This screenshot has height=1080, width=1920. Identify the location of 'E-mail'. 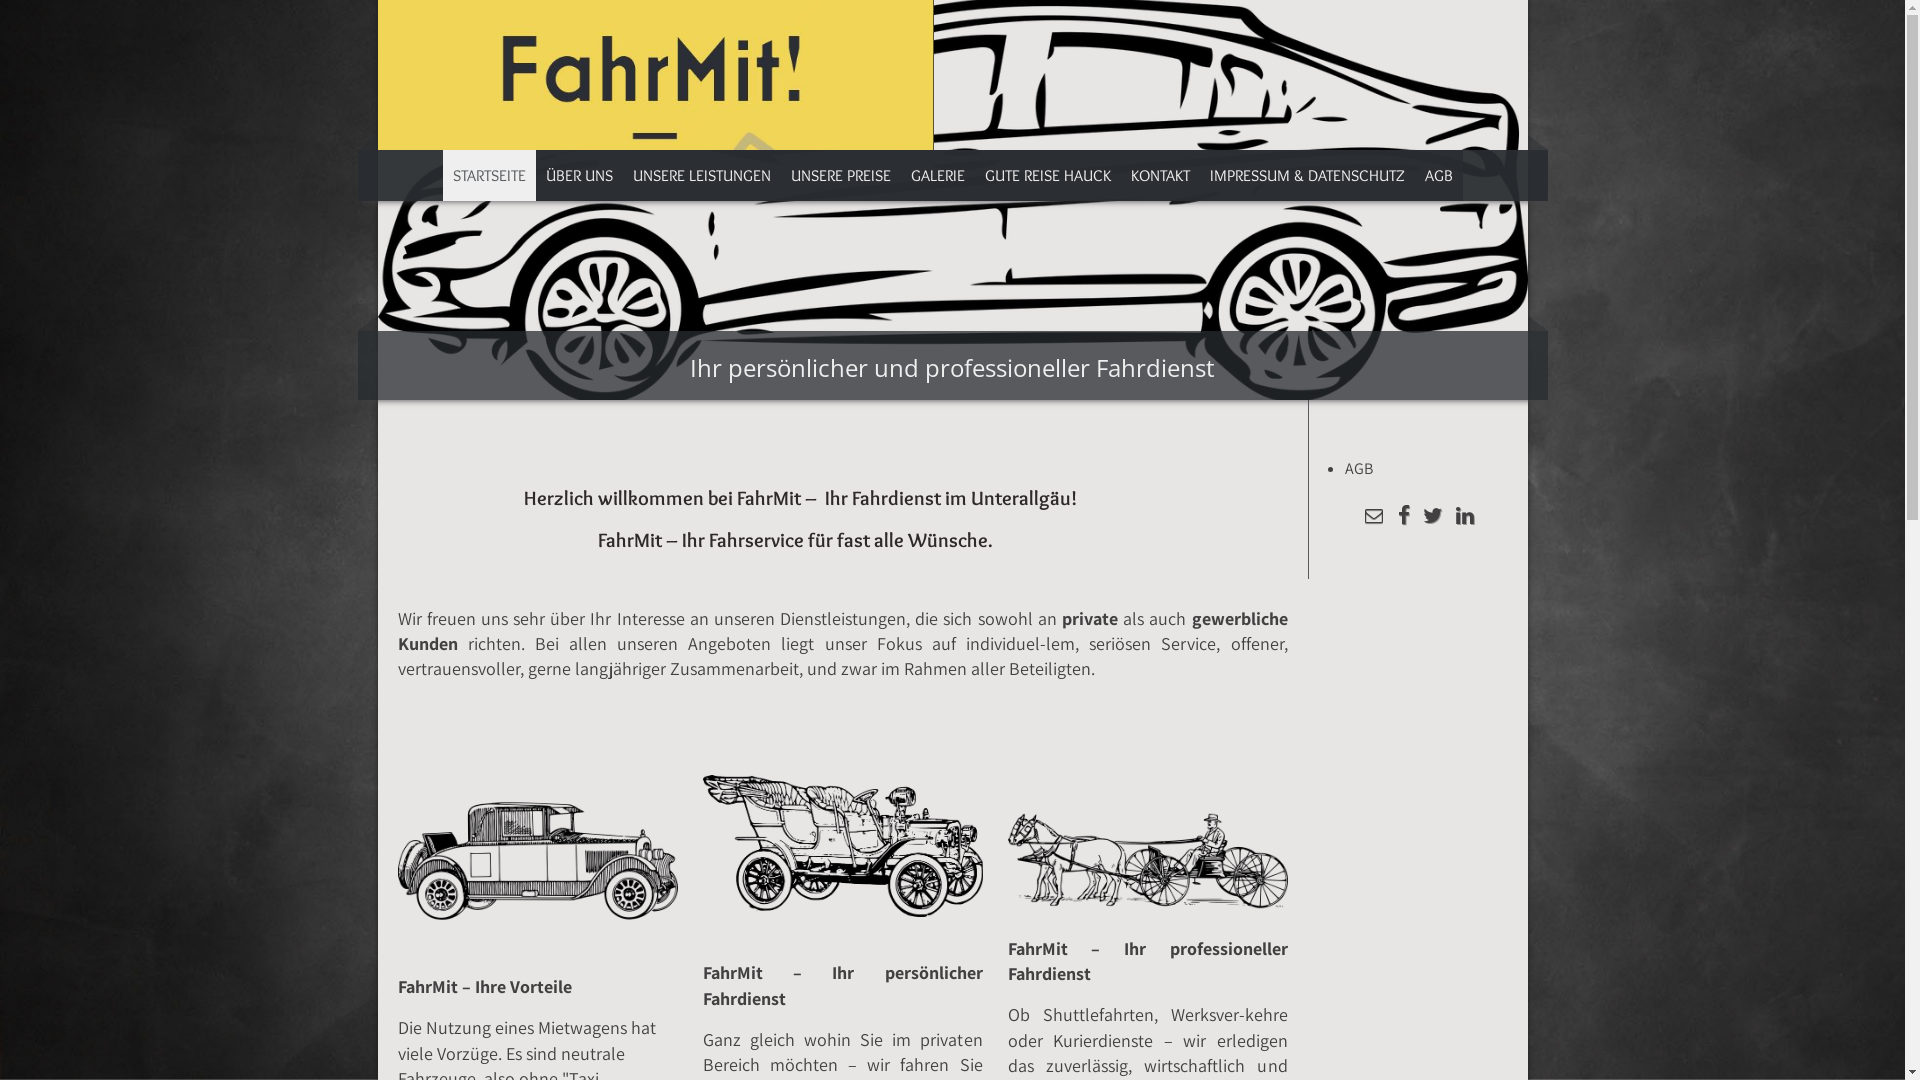
(1372, 516).